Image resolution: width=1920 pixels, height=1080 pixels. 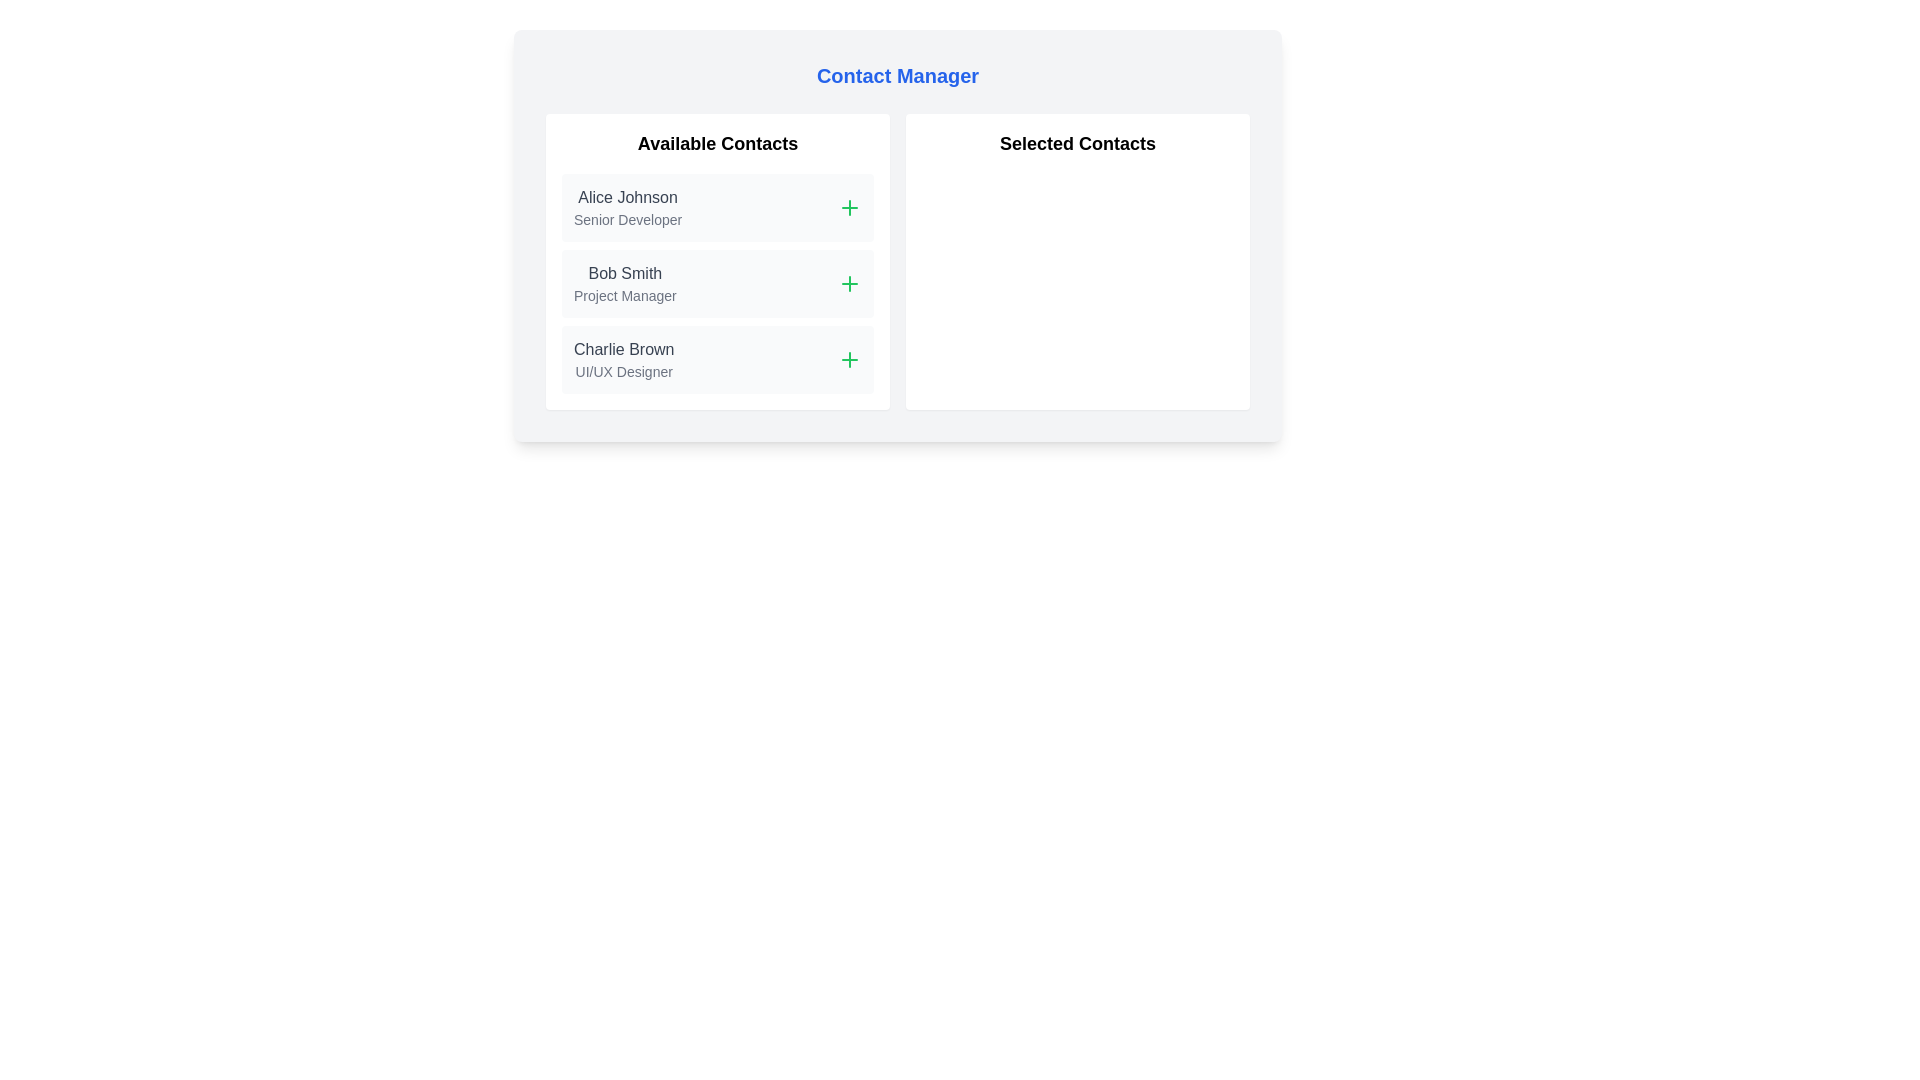 I want to click on text label 'UI/UX Designer' located below 'Charlie Brown' in the left column of the 'Available Contacts' section, so click(x=623, y=371).